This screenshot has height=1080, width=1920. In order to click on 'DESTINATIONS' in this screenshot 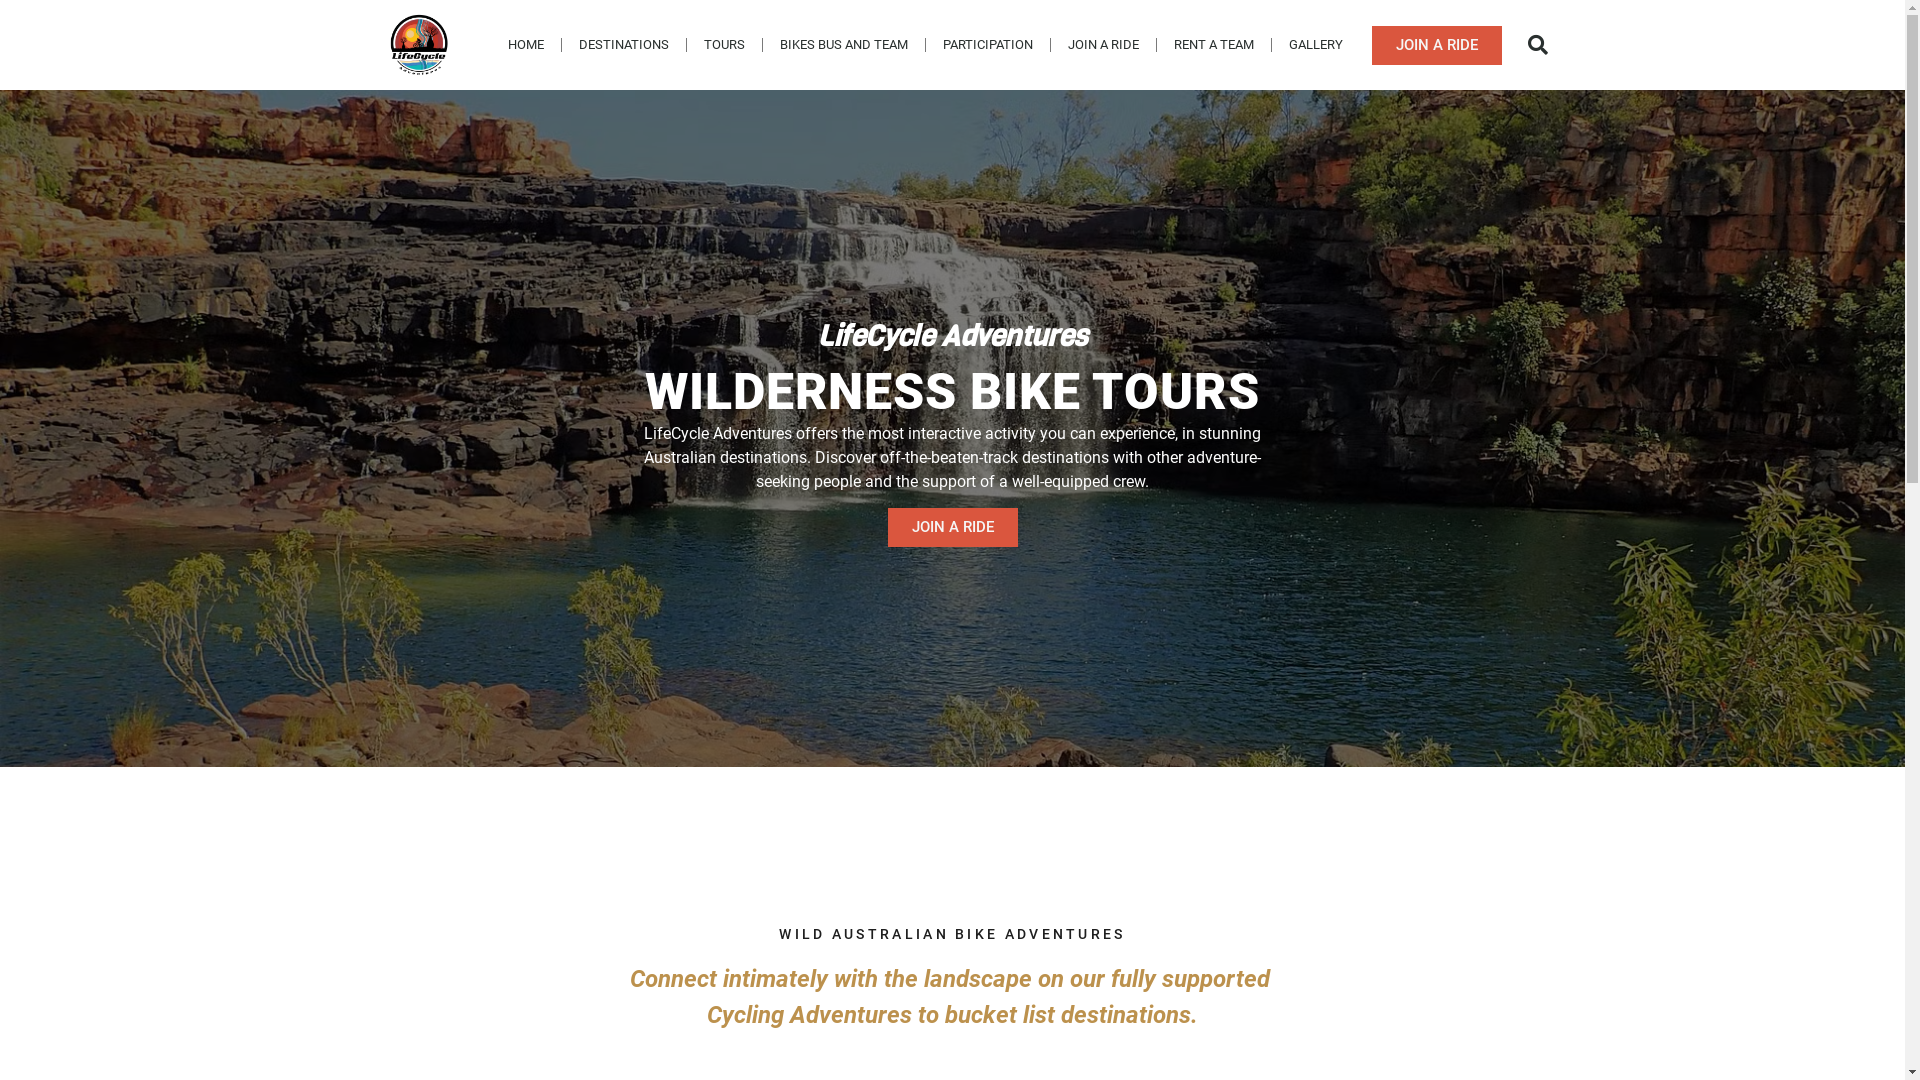, I will do `click(623, 45)`.